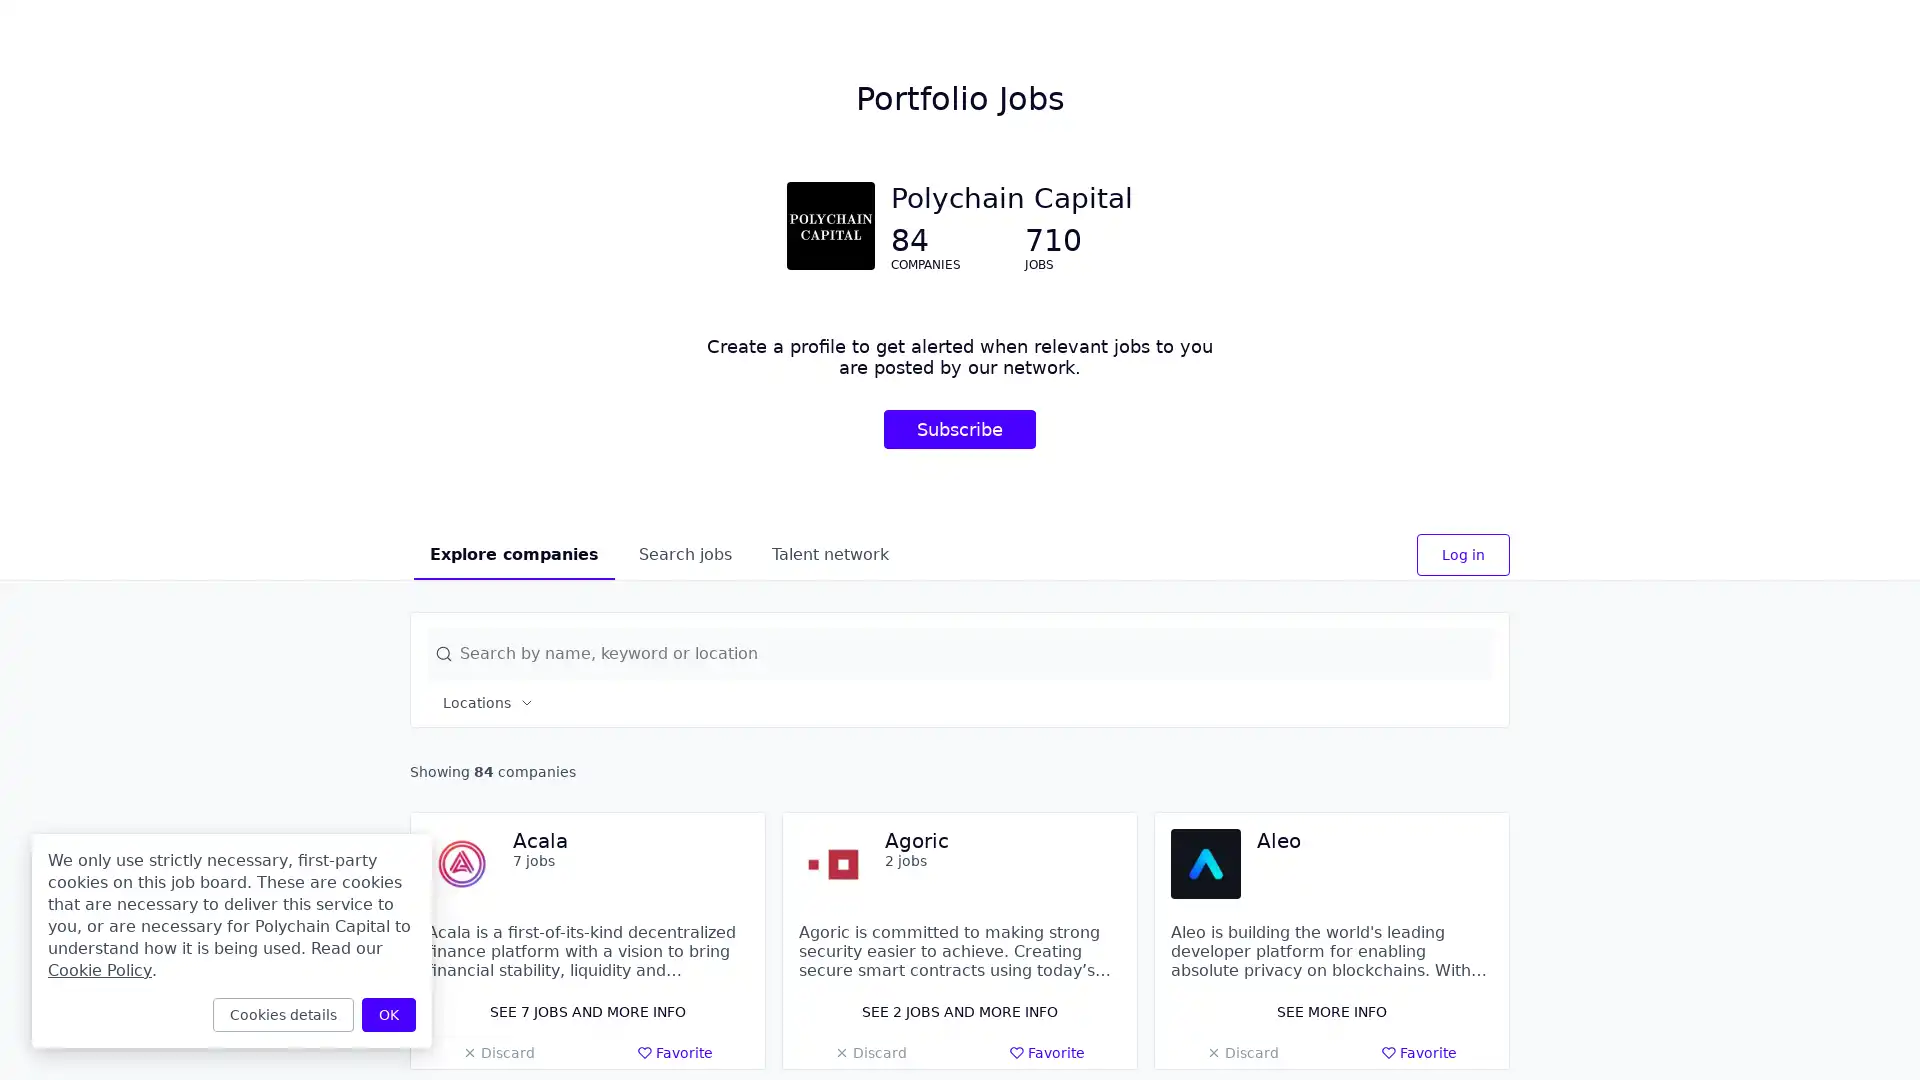 This screenshot has width=1920, height=1080. Describe the element at coordinates (1046, 1052) in the screenshot. I see `Favorite` at that location.